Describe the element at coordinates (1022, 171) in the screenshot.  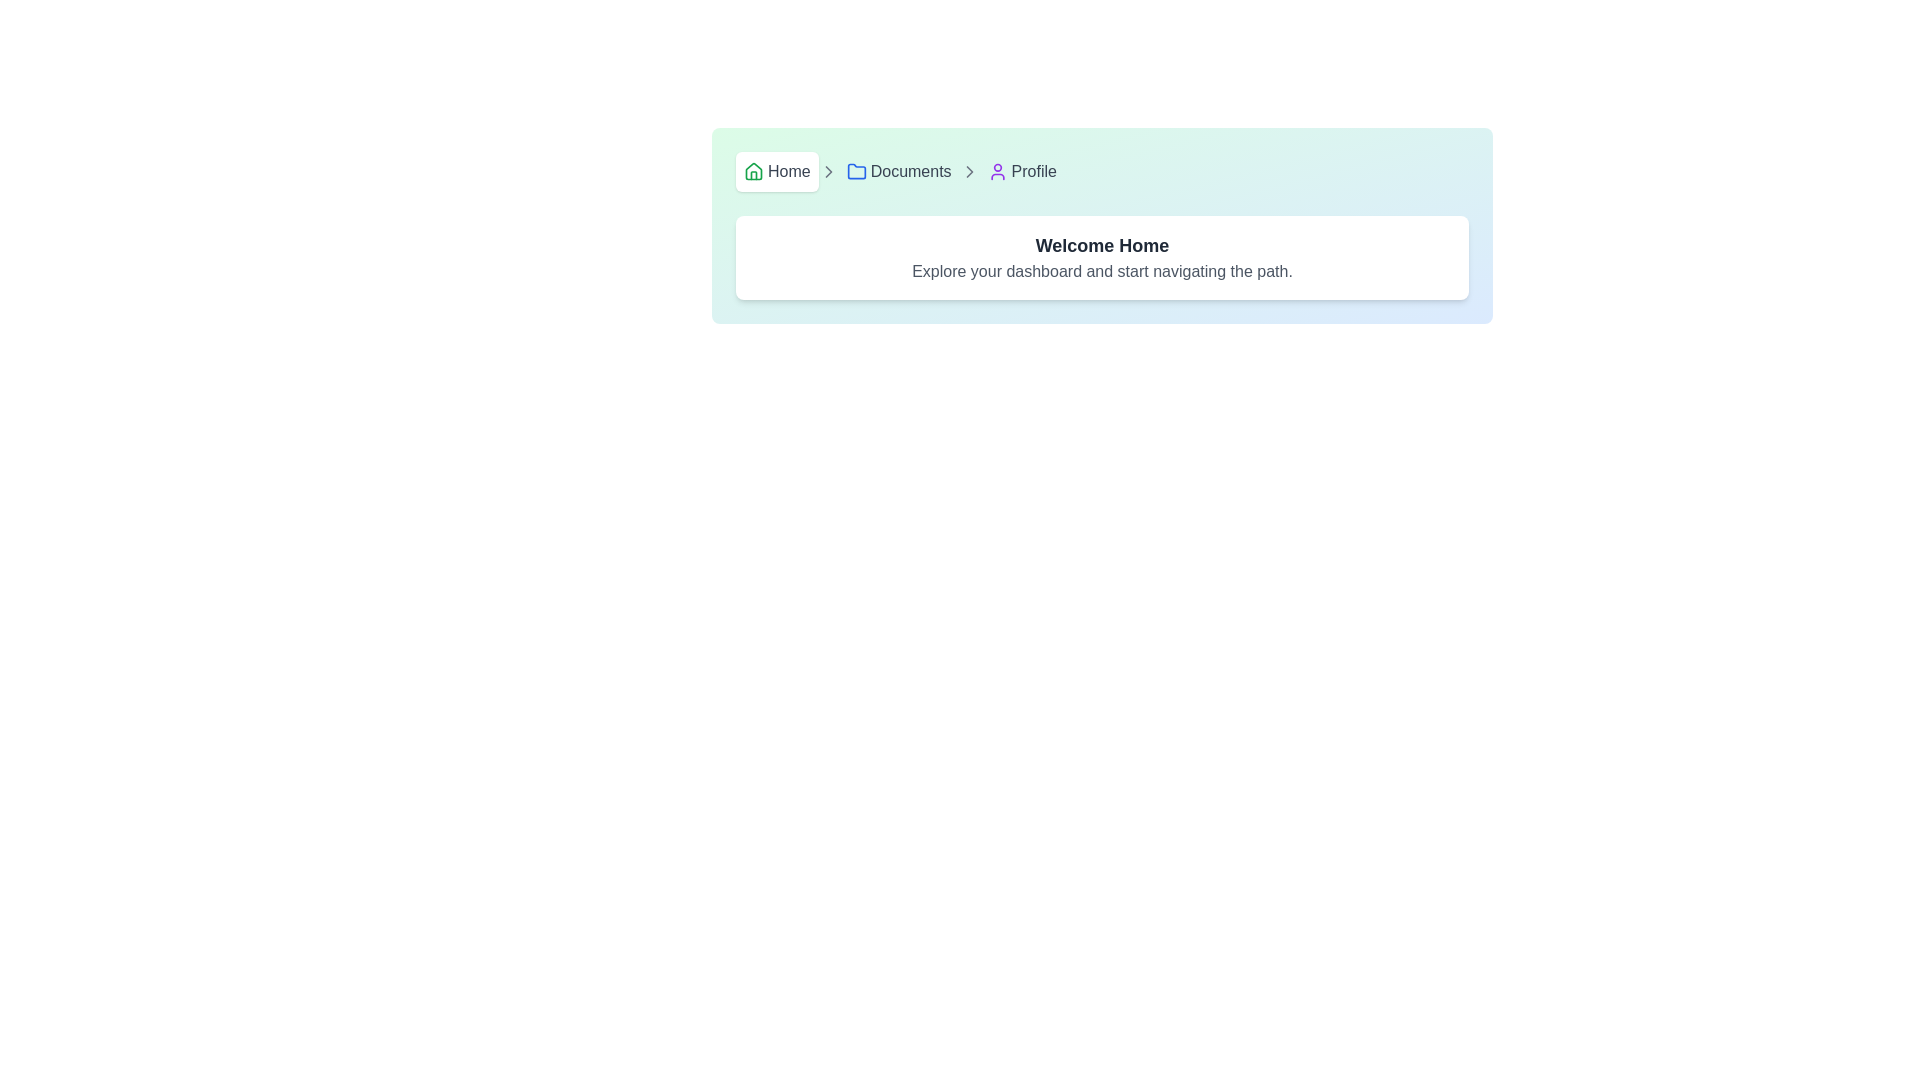
I see `the 'Profile' button in the breadcrumb navigation bar` at that location.